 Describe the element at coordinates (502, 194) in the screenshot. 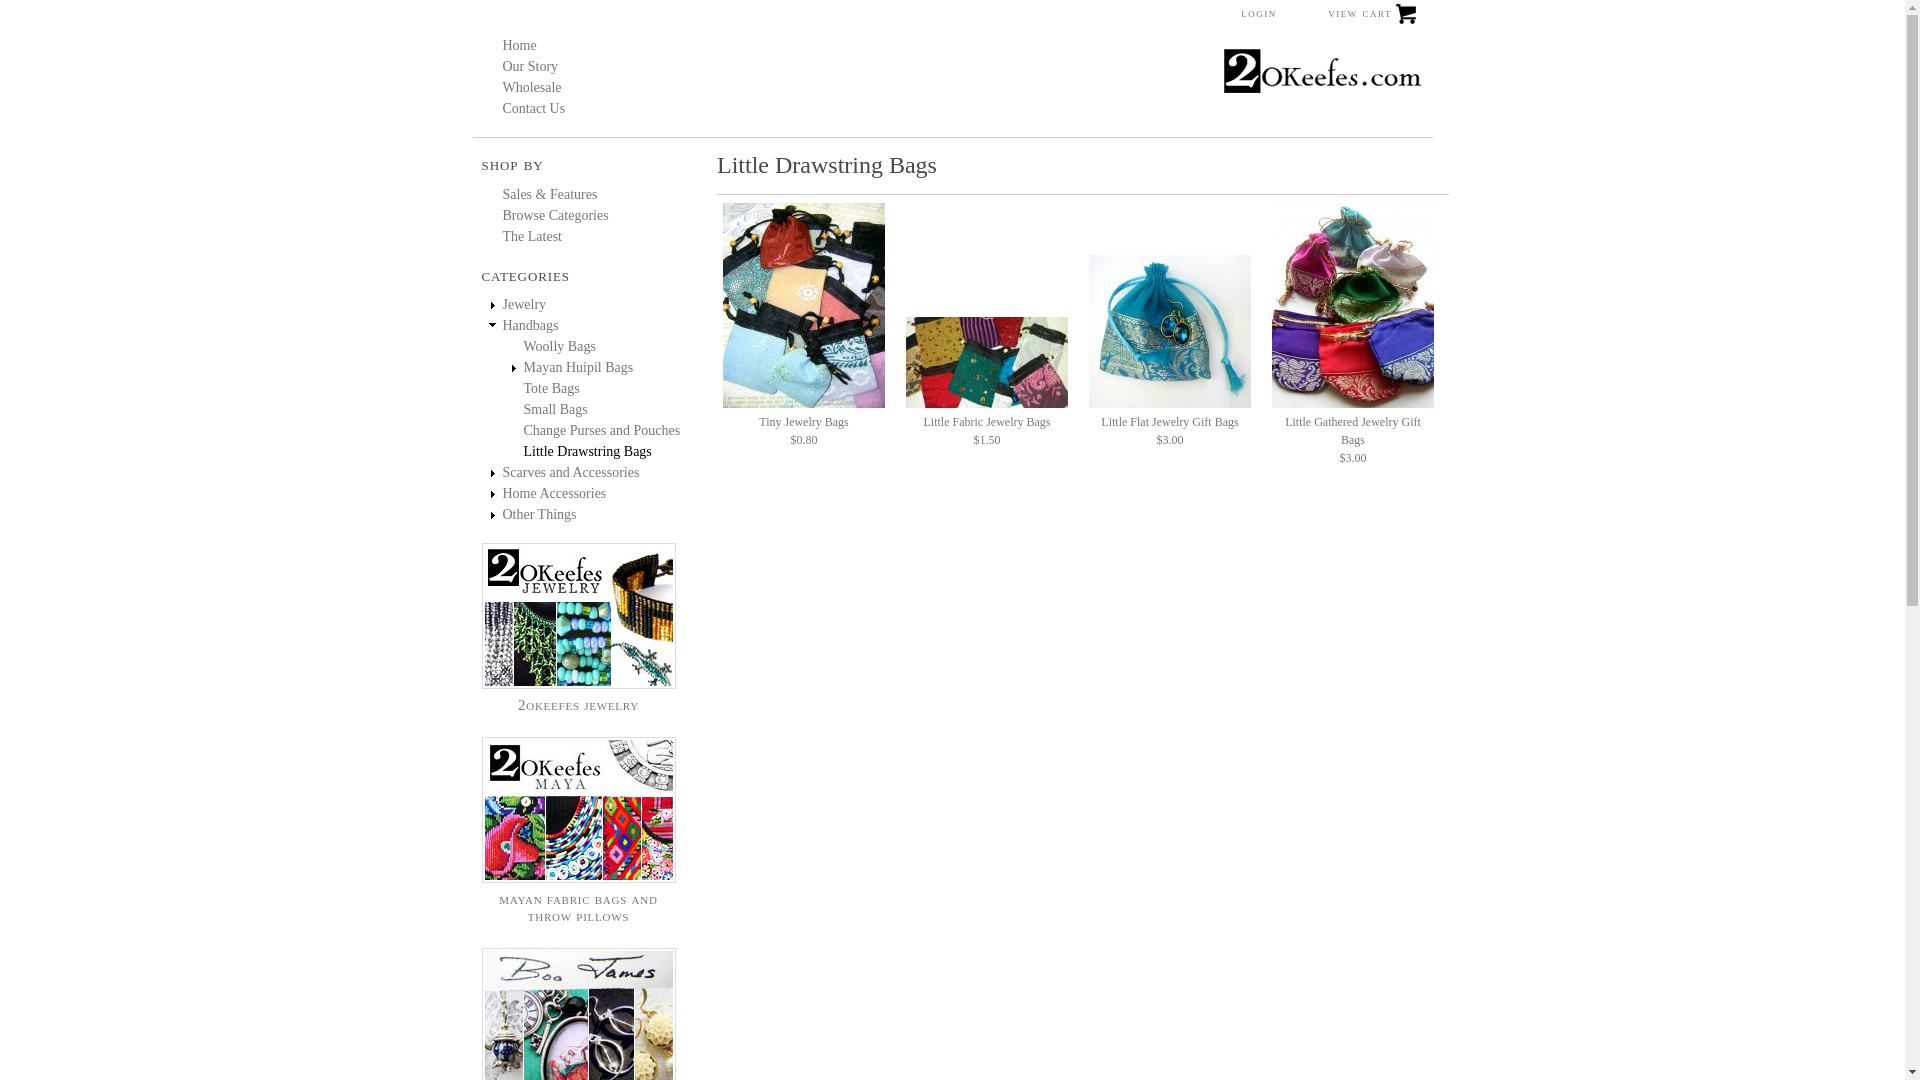

I see `'Sales & Features'` at that location.